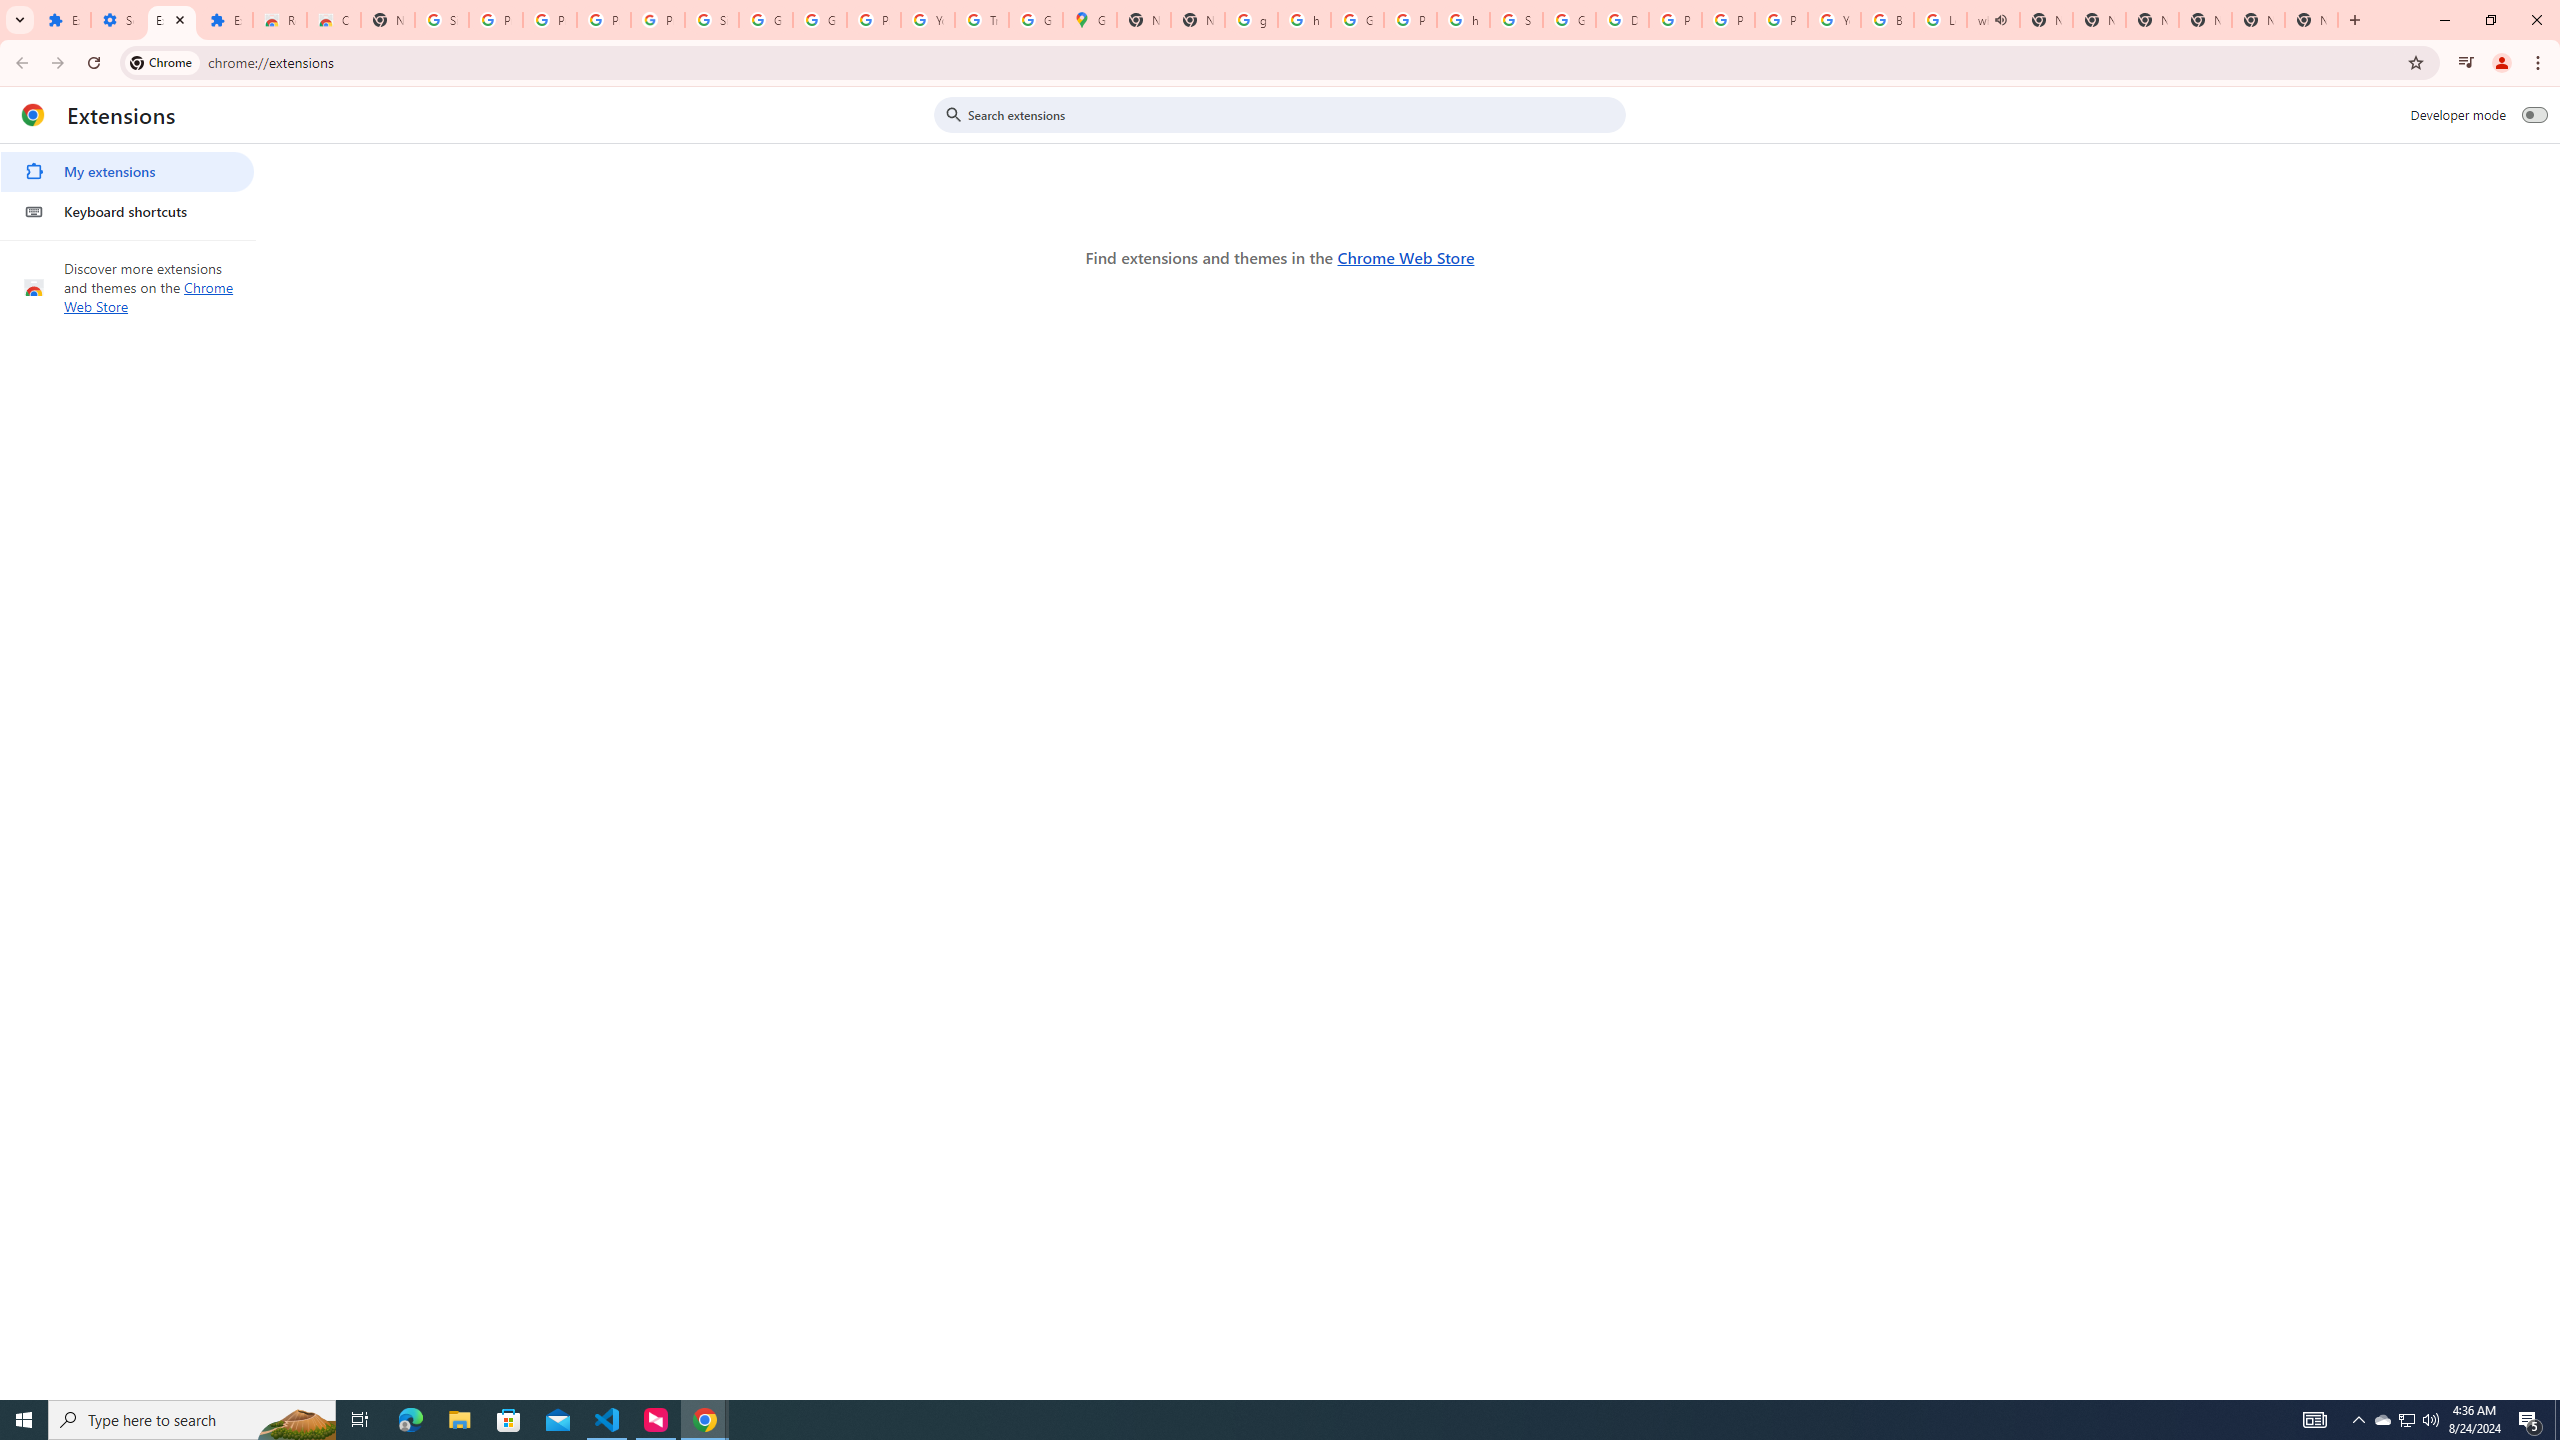 The image size is (2560, 1440). Describe the element at coordinates (2001, 19) in the screenshot. I see `'Mute tab'` at that location.